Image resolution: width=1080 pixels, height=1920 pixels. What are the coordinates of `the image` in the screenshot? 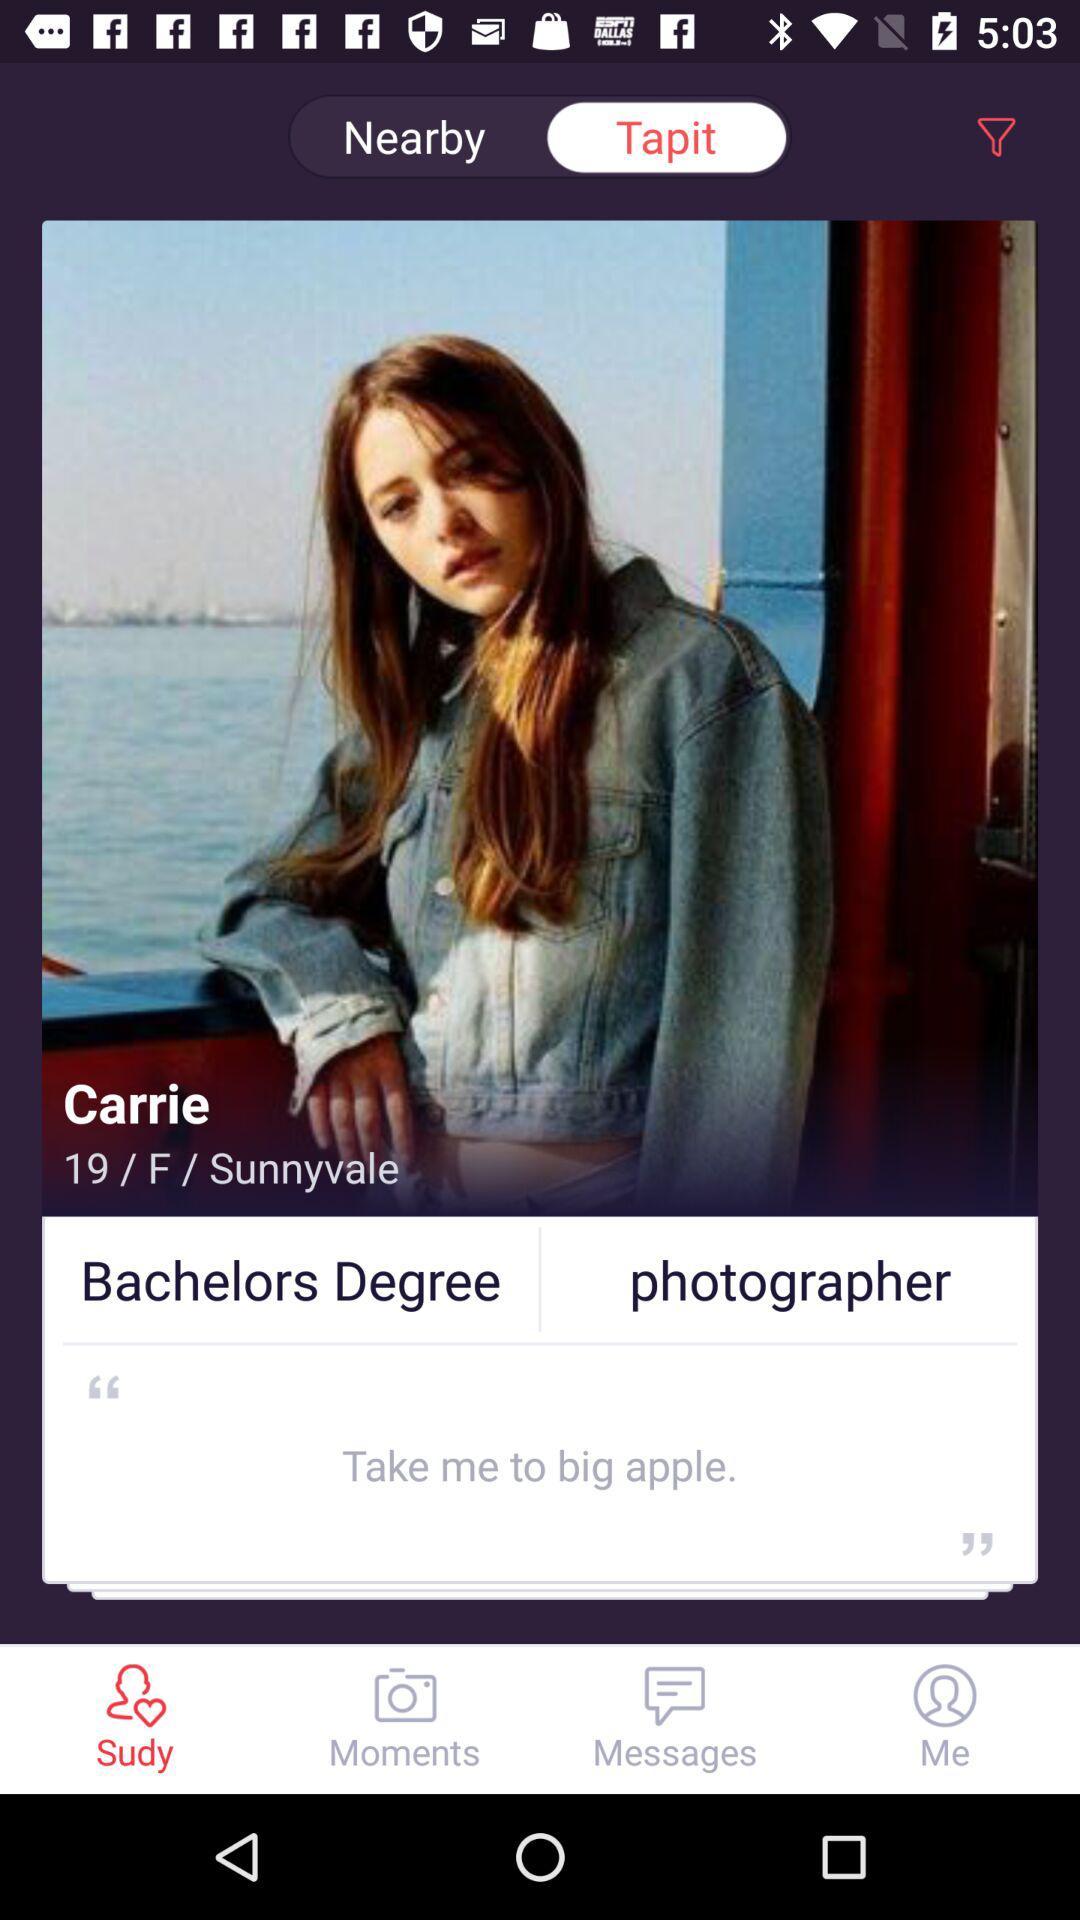 It's located at (540, 768).